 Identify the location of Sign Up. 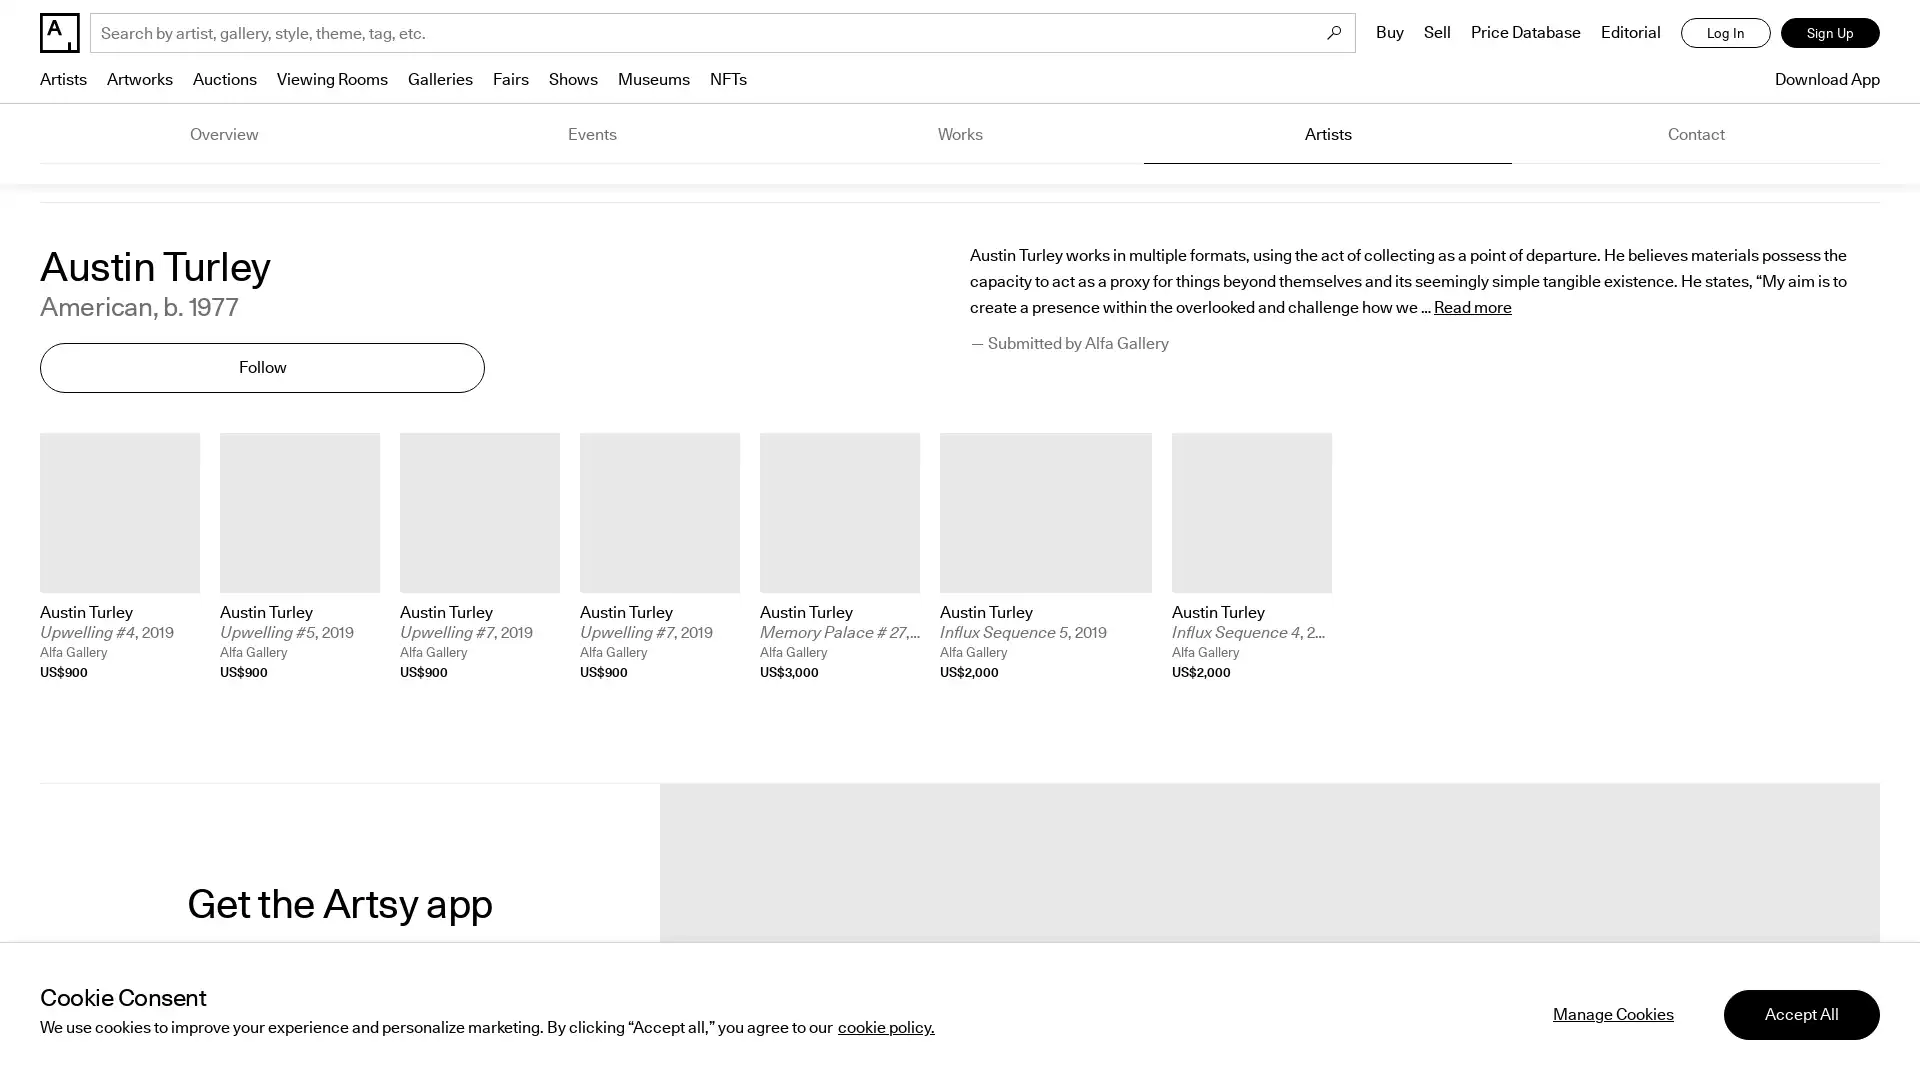
(1830, 33).